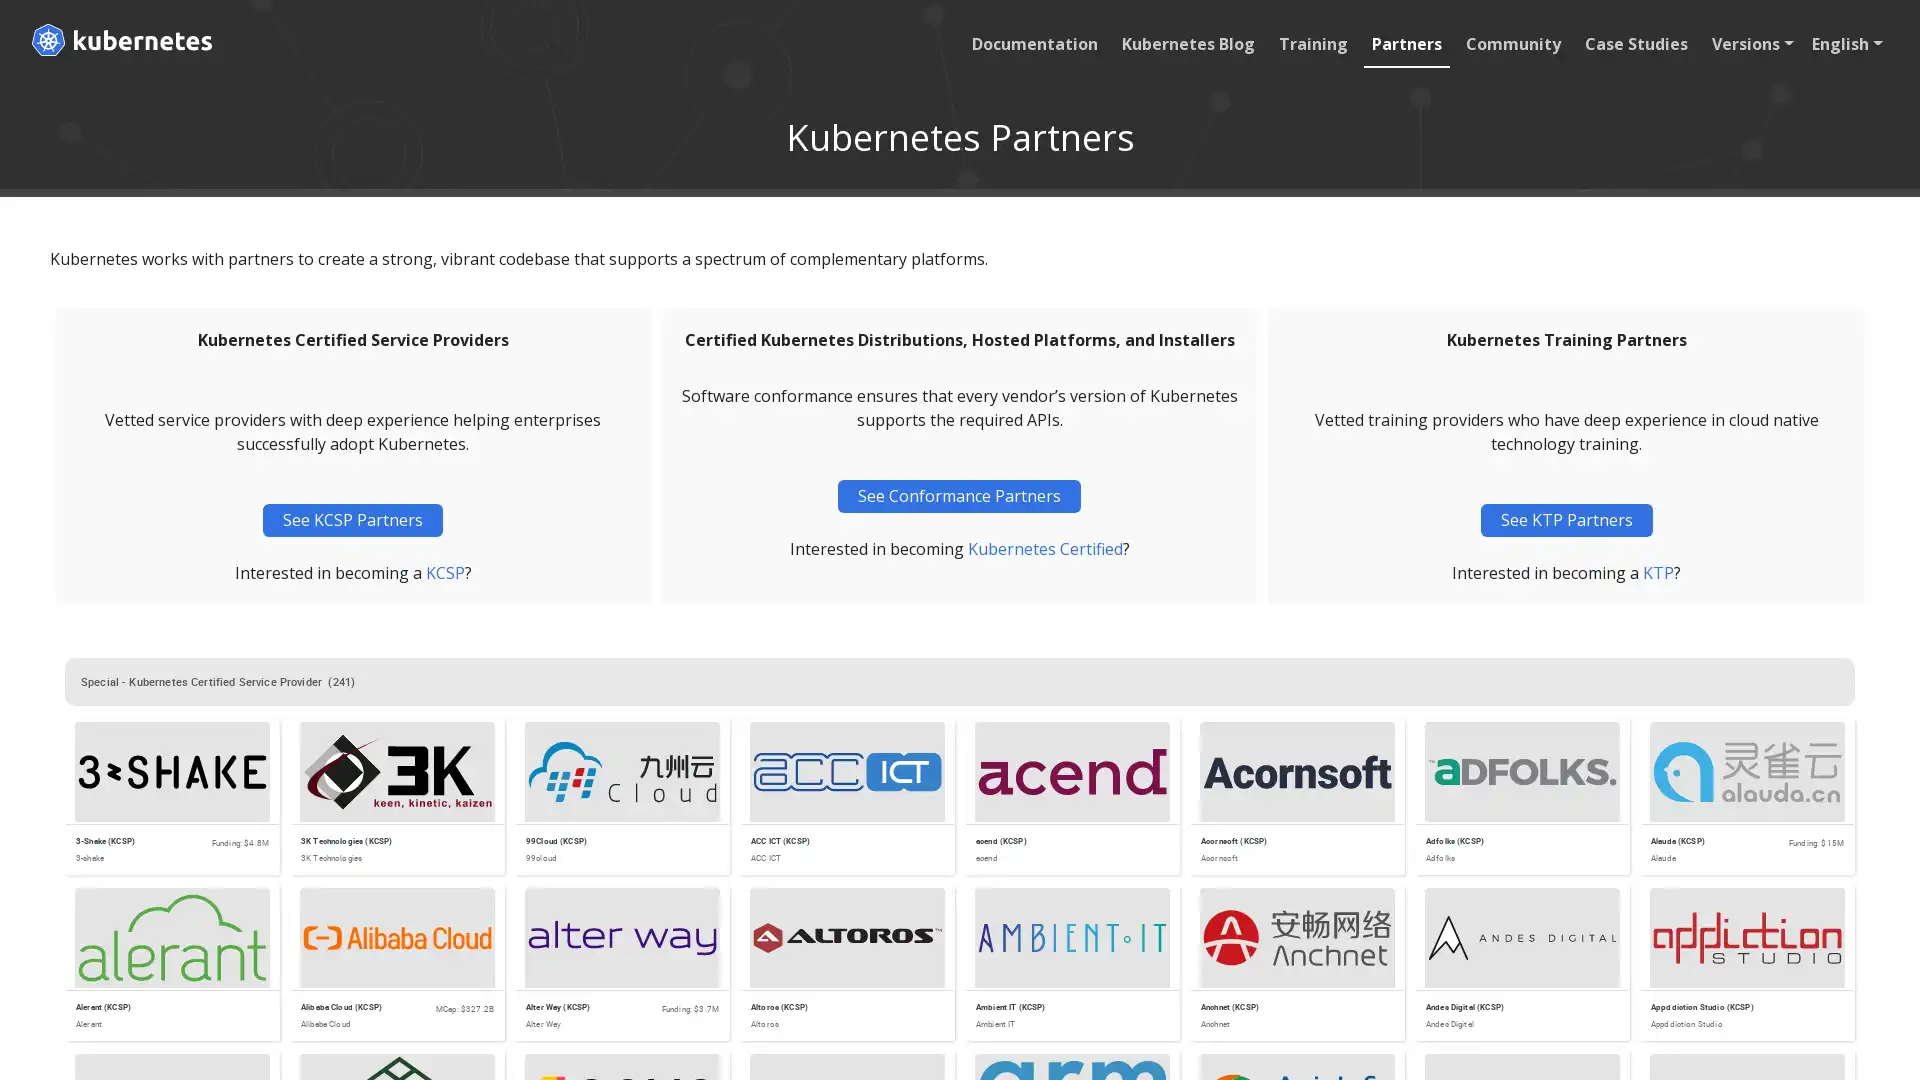 Image resolution: width=1920 pixels, height=1080 pixels. What do you see at coordinates (1564, 519) in the screenshot?
I see `See KTP Partners` at bounding box center [1564, 519].